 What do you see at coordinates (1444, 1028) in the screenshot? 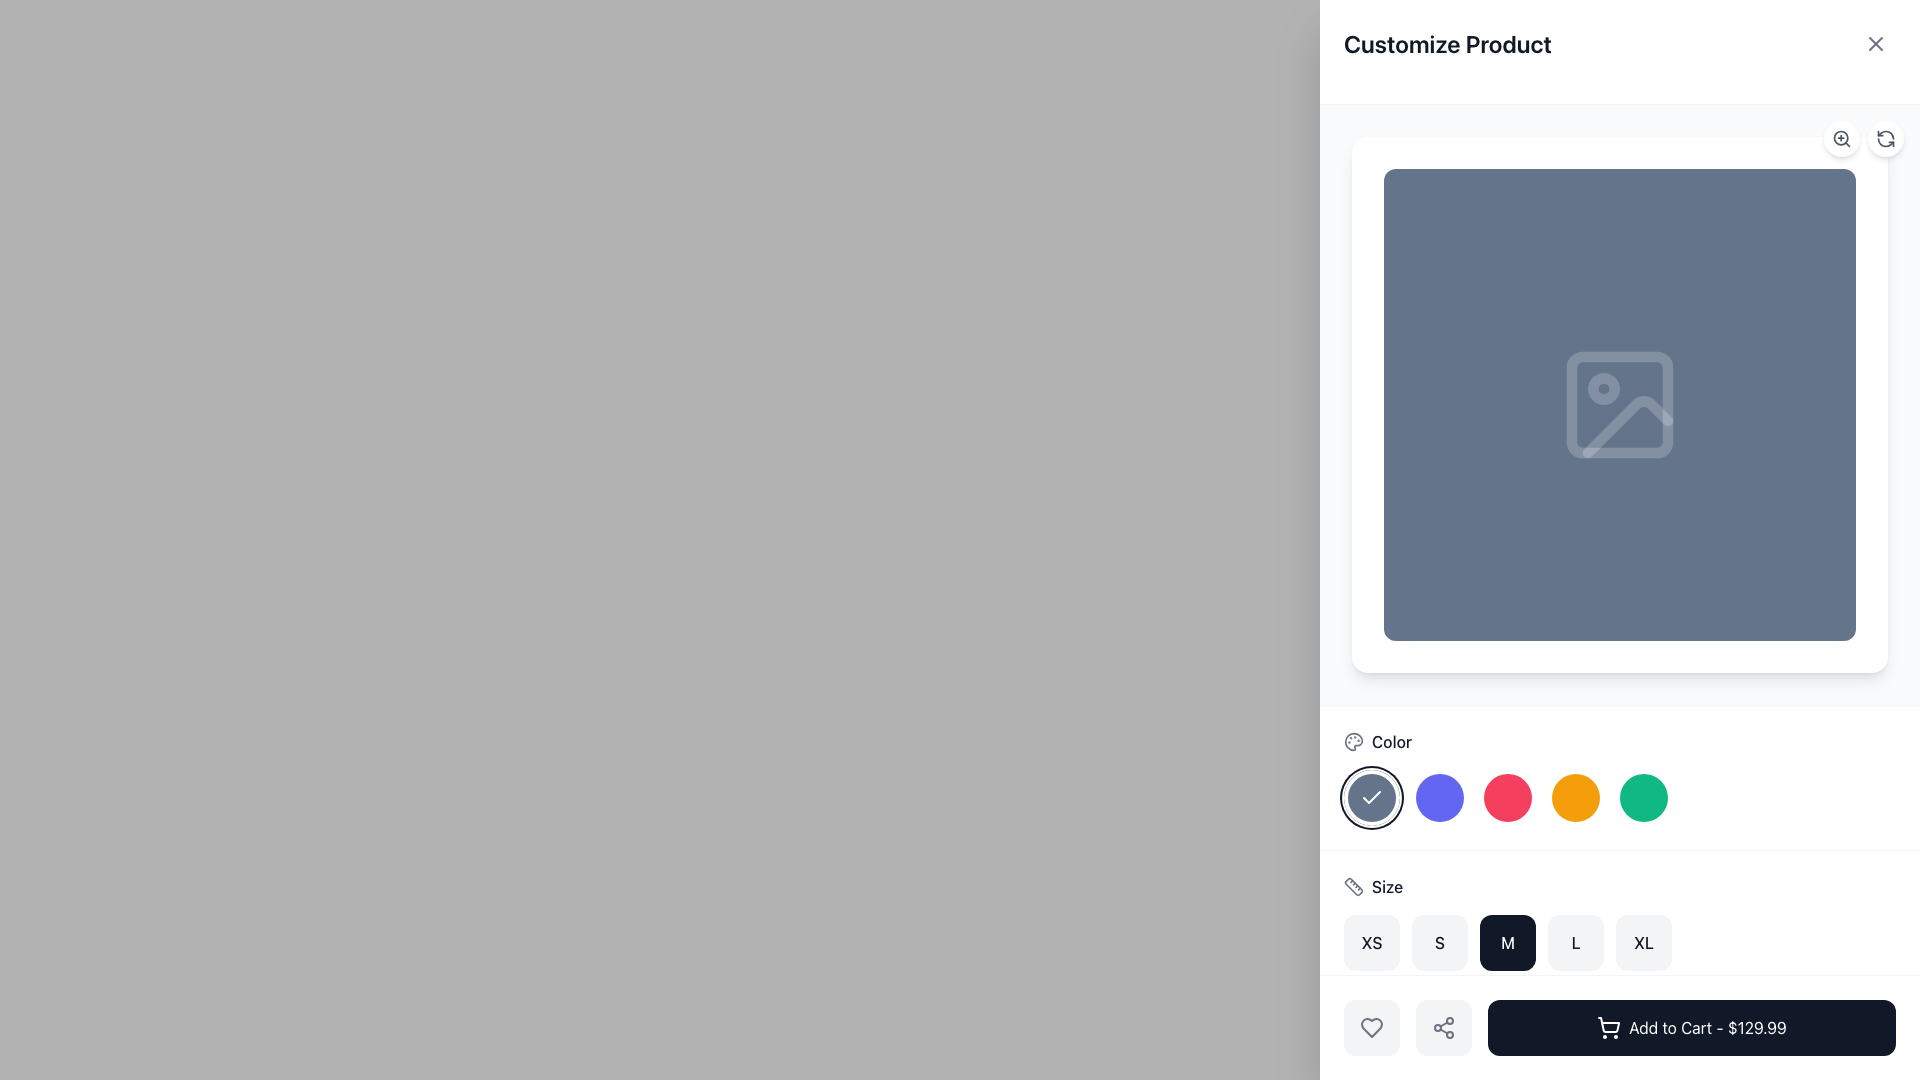
I see `the sharing icon located below the heart icon and above the 'Add to Cart' button` at bounding box center [1444, 1028].